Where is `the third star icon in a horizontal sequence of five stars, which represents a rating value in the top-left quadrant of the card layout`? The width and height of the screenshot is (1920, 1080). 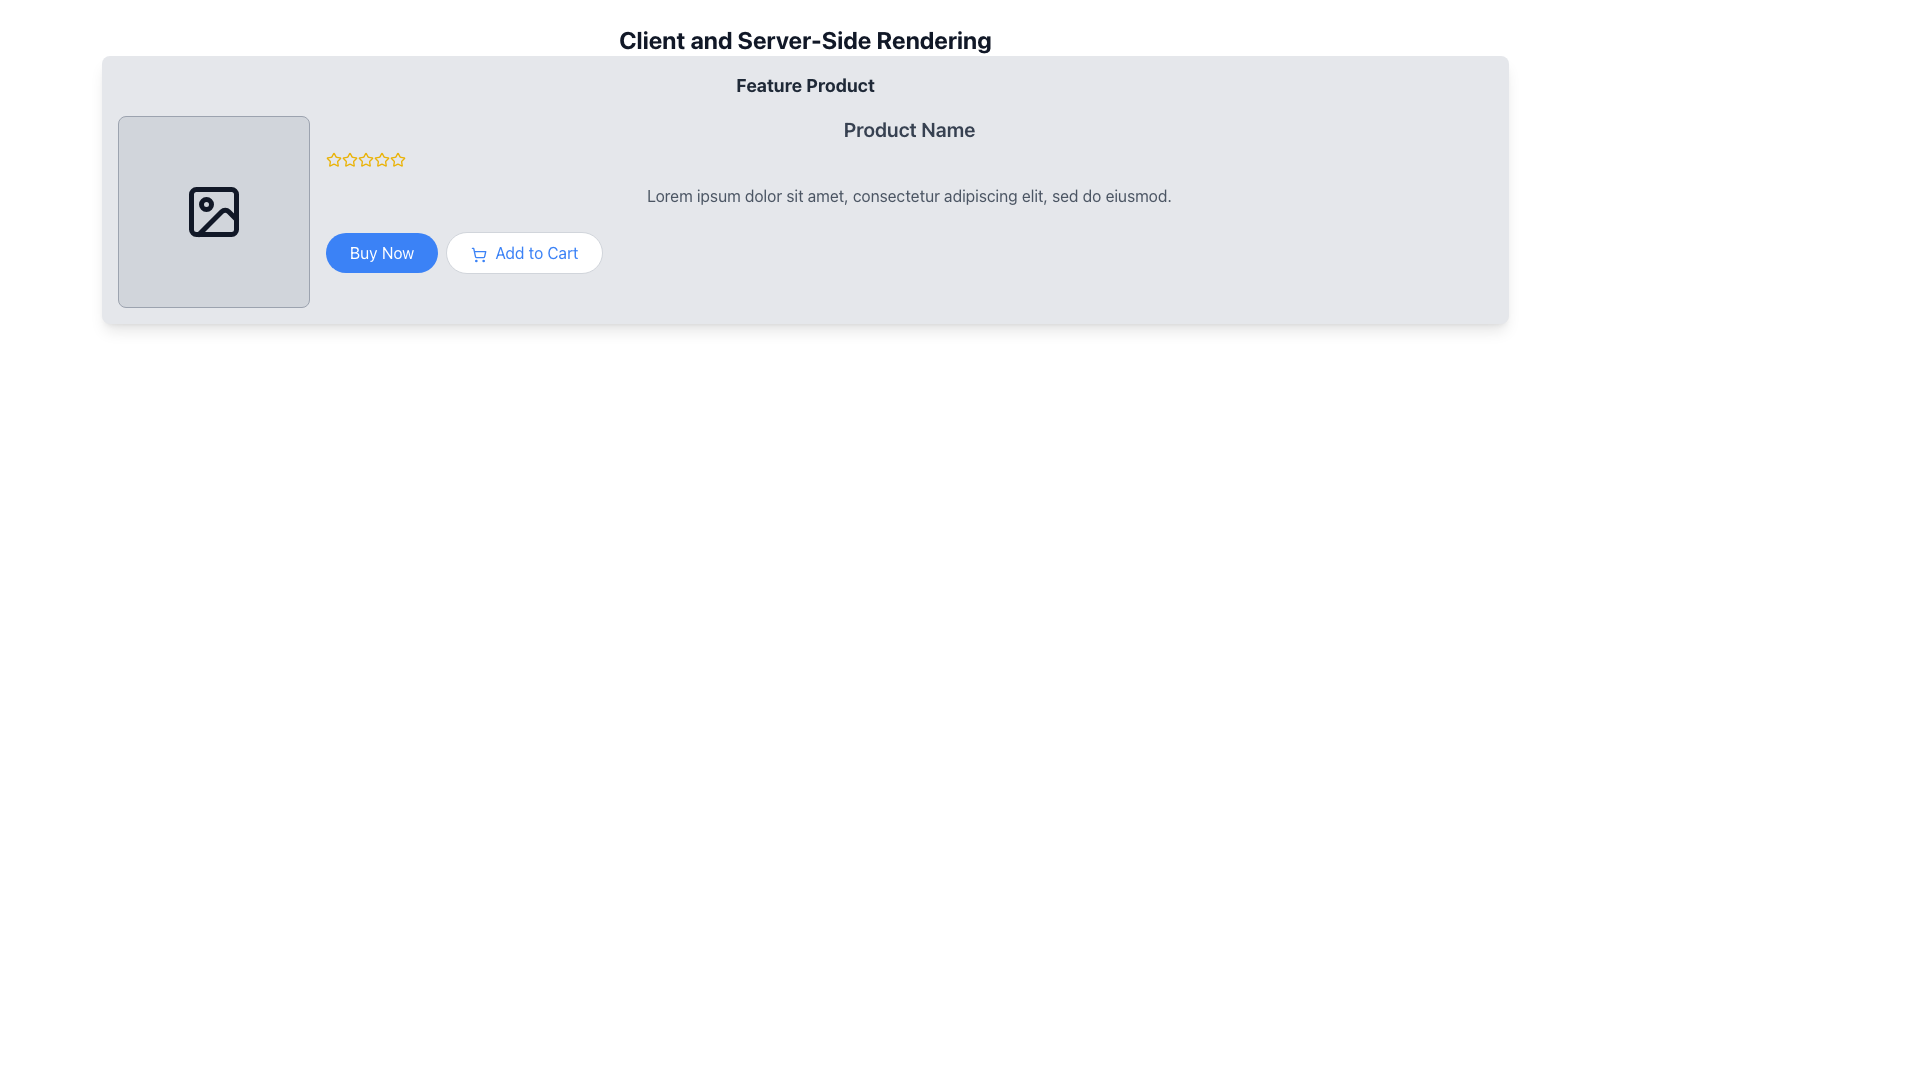
the third star icon in a horizontal sequence of five stars, which represents a rating value in the top-left quadrant of the card layout is located at coordinates (382, 158).